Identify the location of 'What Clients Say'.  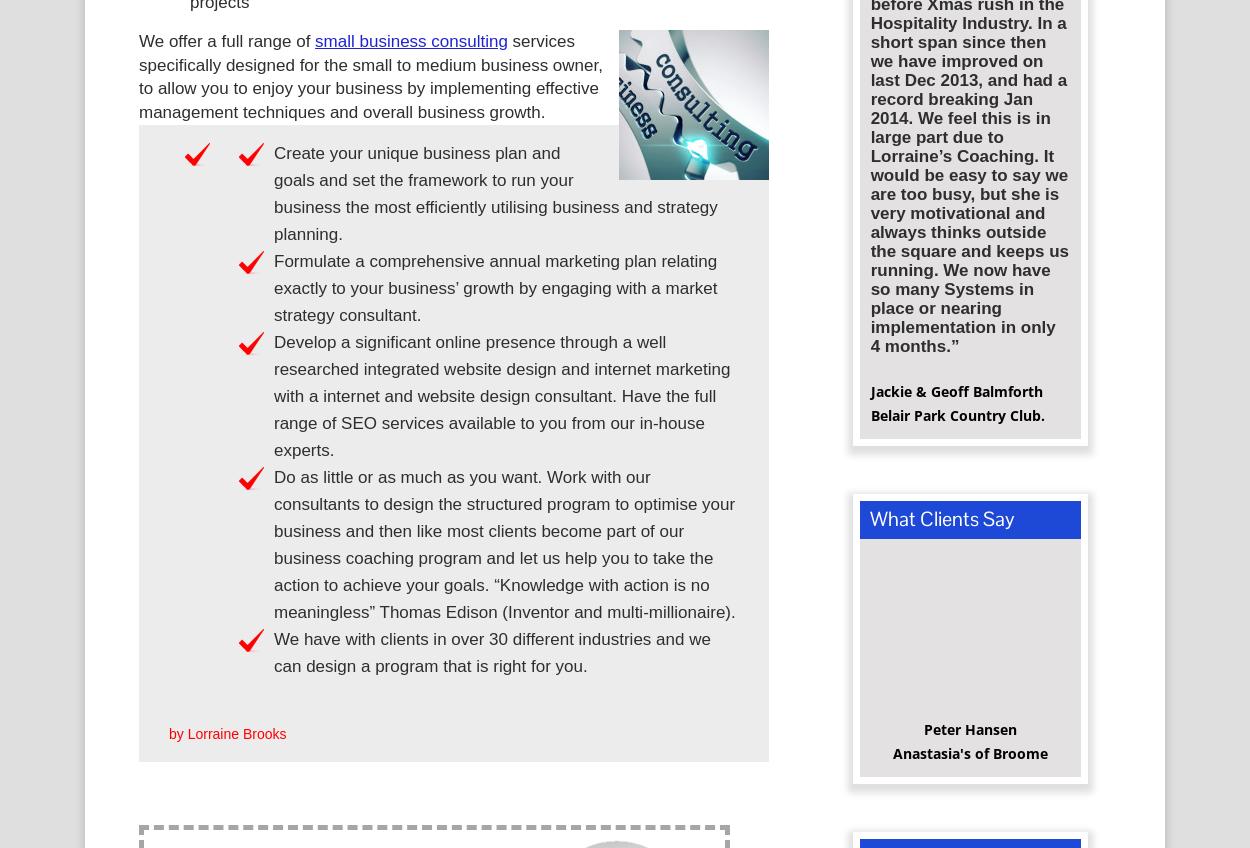
(940, 524).